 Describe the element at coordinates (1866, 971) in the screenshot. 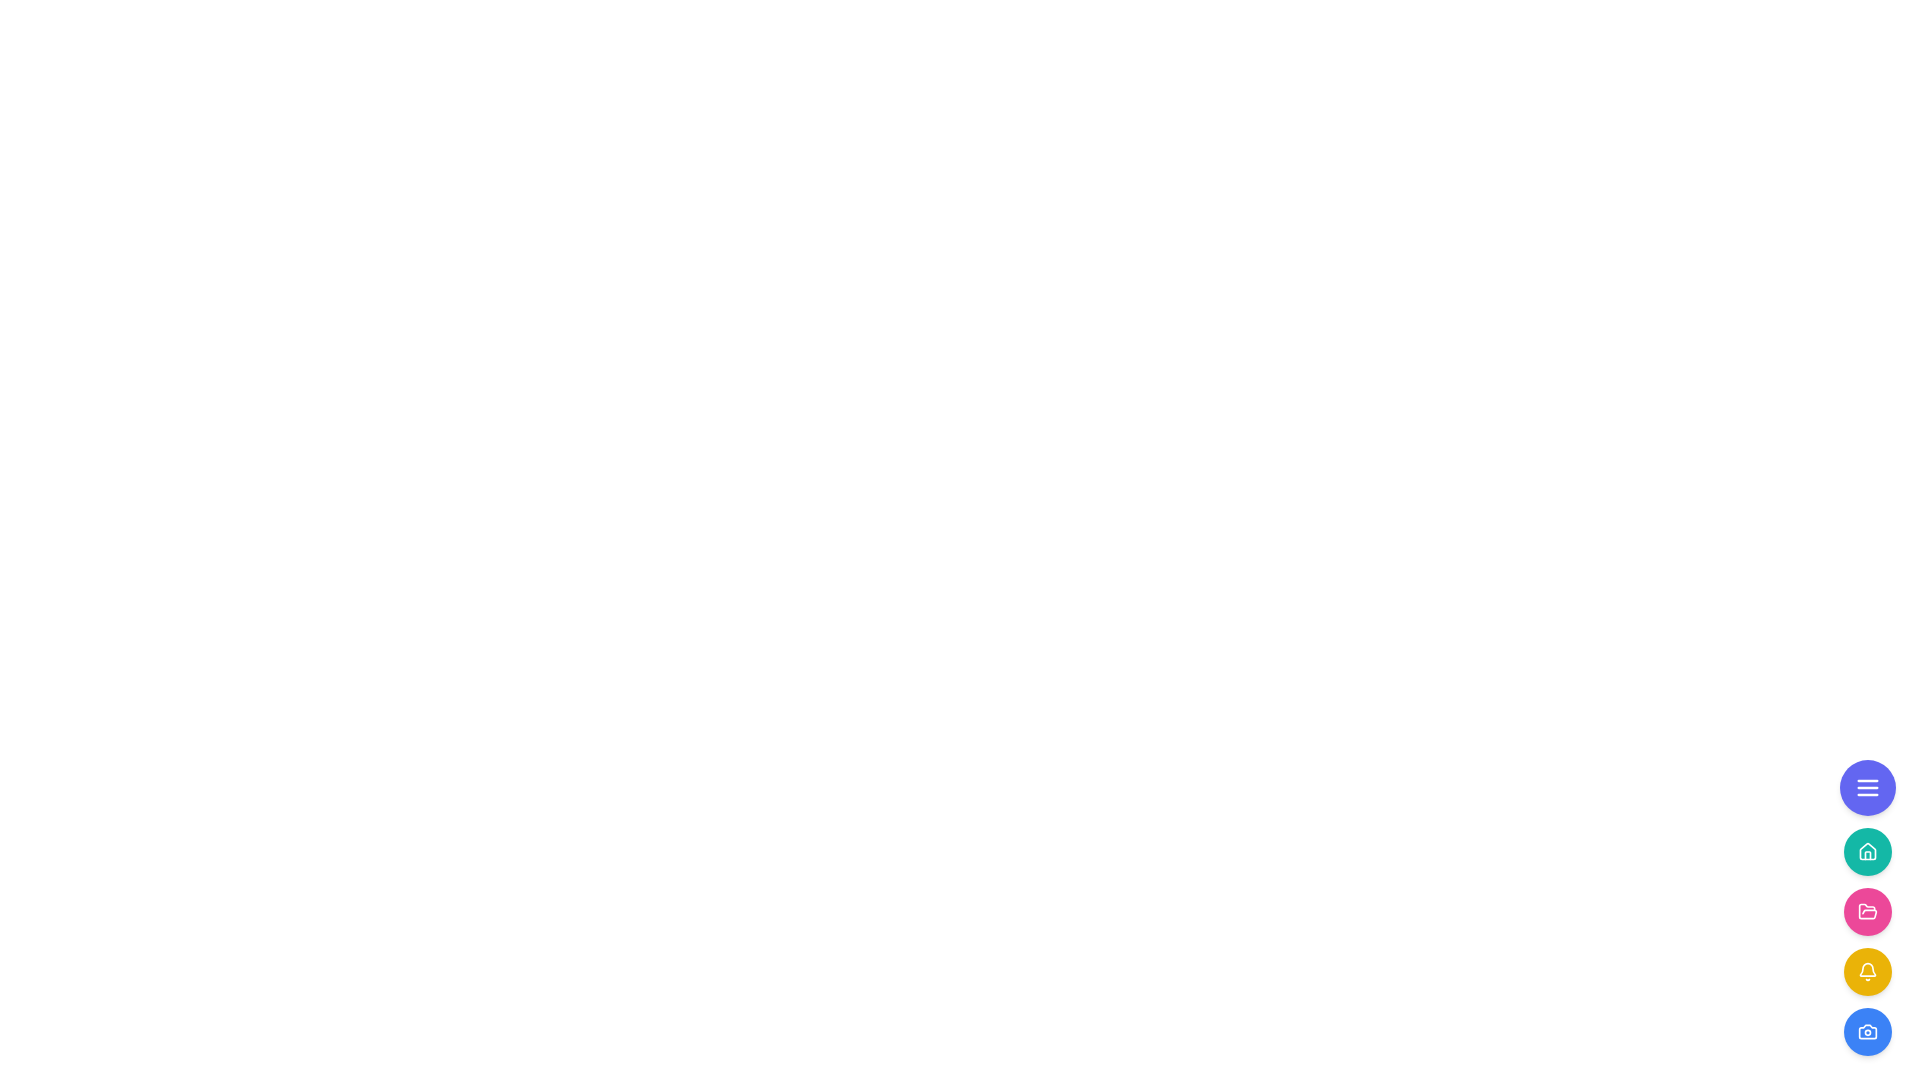

I see `the fourth circular button from the top in a vertical stack of buttons located in the bottom right corner of the interface` at that location.